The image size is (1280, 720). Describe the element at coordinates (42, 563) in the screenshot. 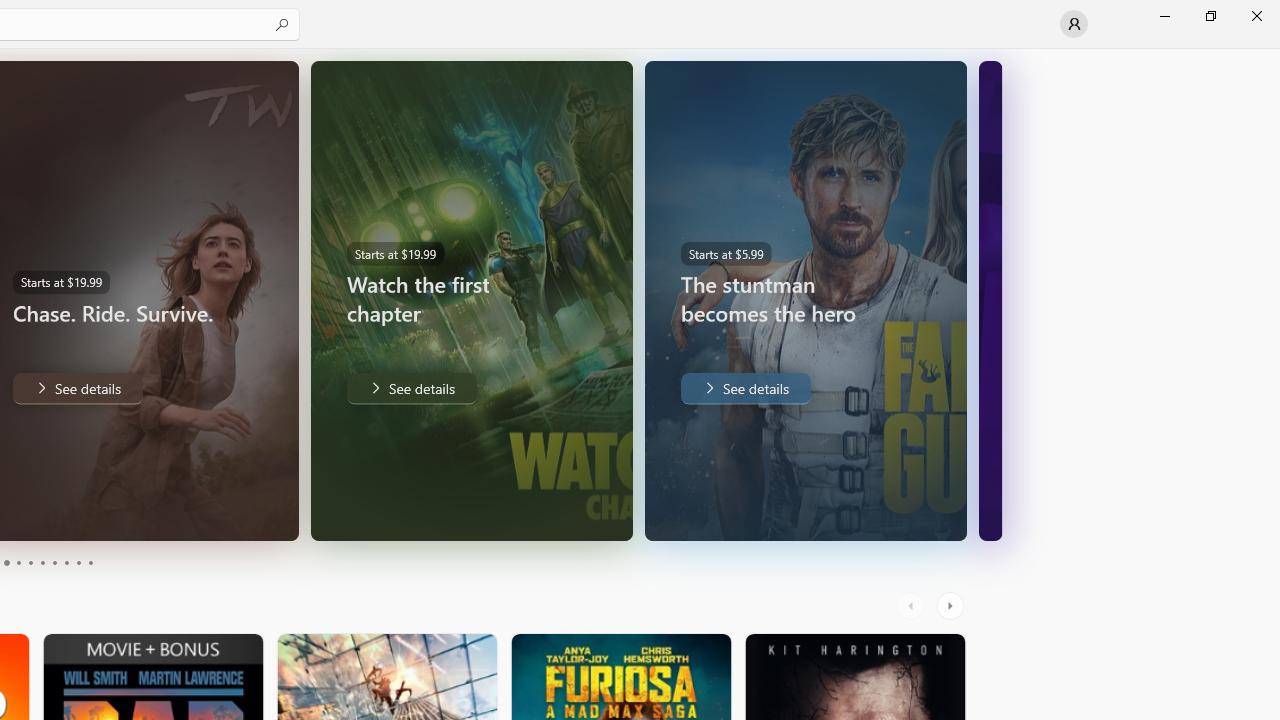

I see `'Page 6'` at that location.